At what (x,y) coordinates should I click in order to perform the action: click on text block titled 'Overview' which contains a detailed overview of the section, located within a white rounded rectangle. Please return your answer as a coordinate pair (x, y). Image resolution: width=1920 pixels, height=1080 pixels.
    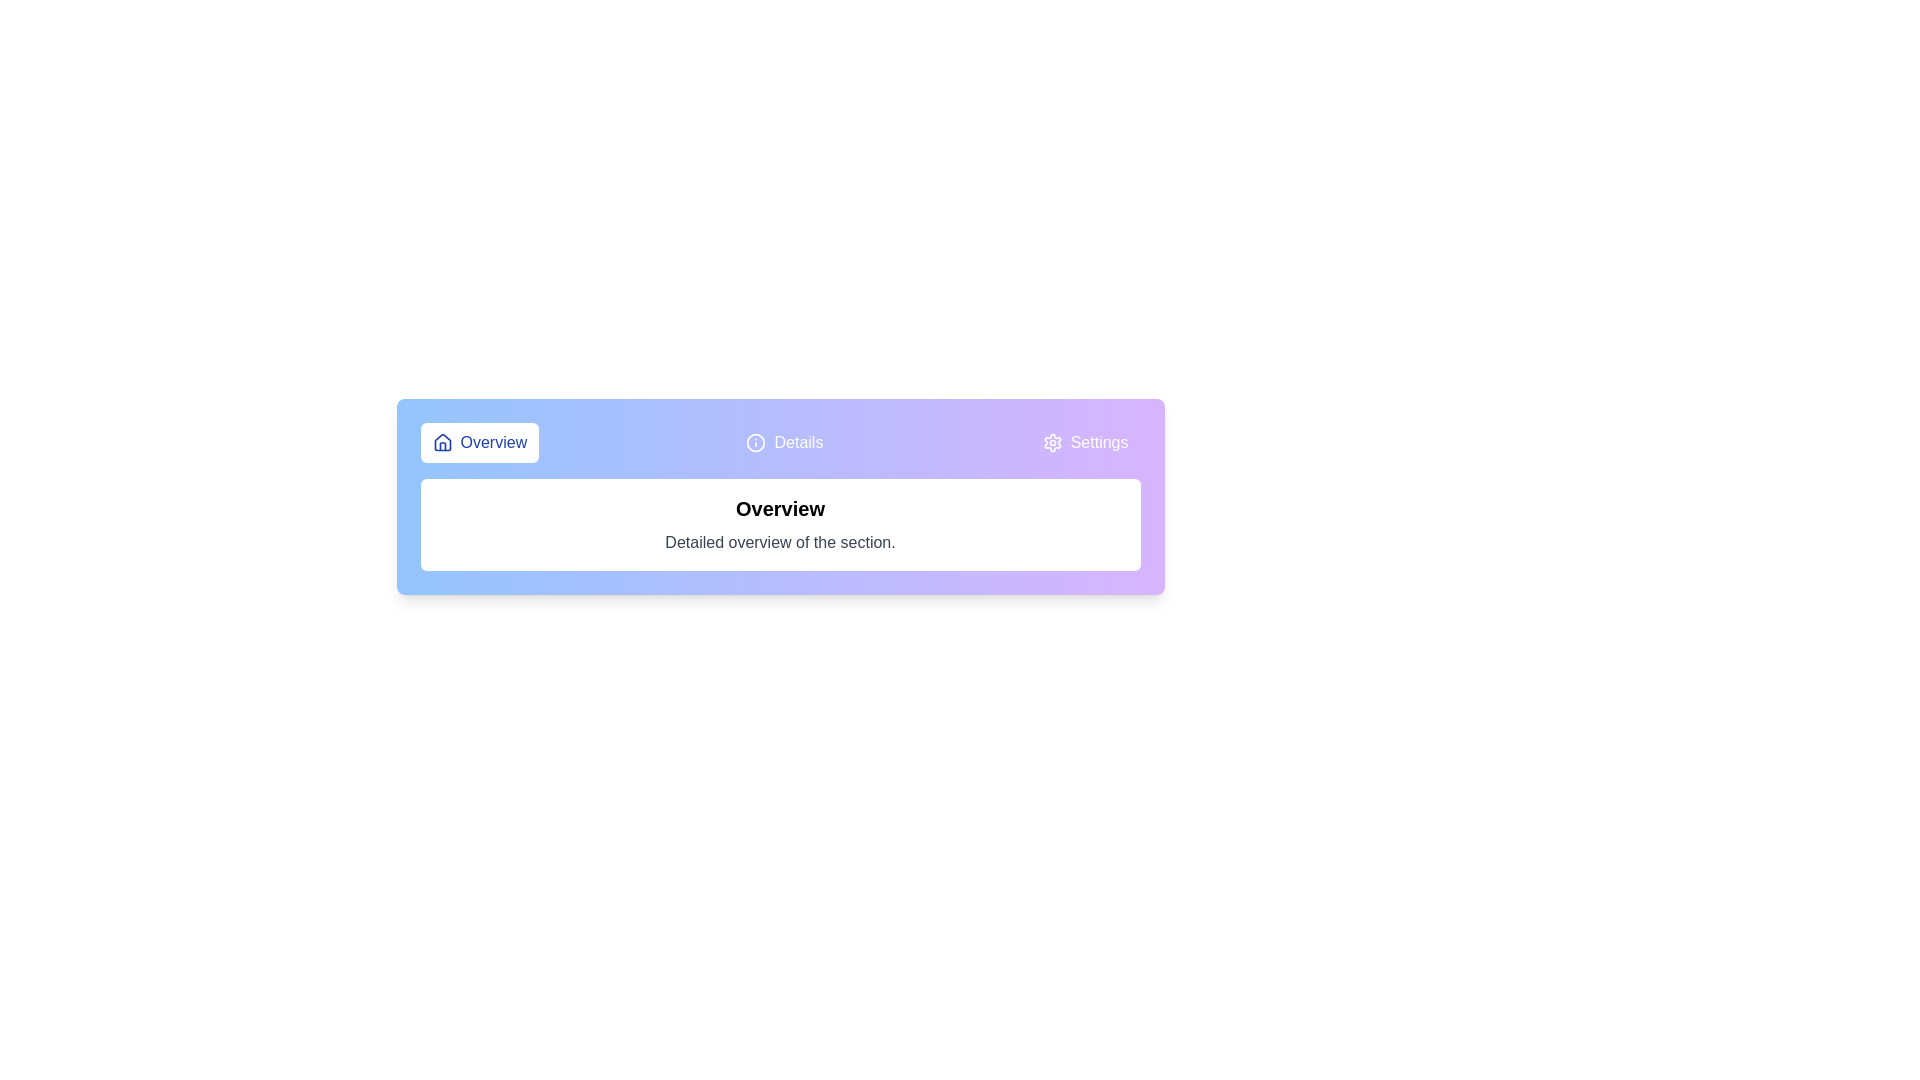
    Looking at the image, I should click on (779, 523).